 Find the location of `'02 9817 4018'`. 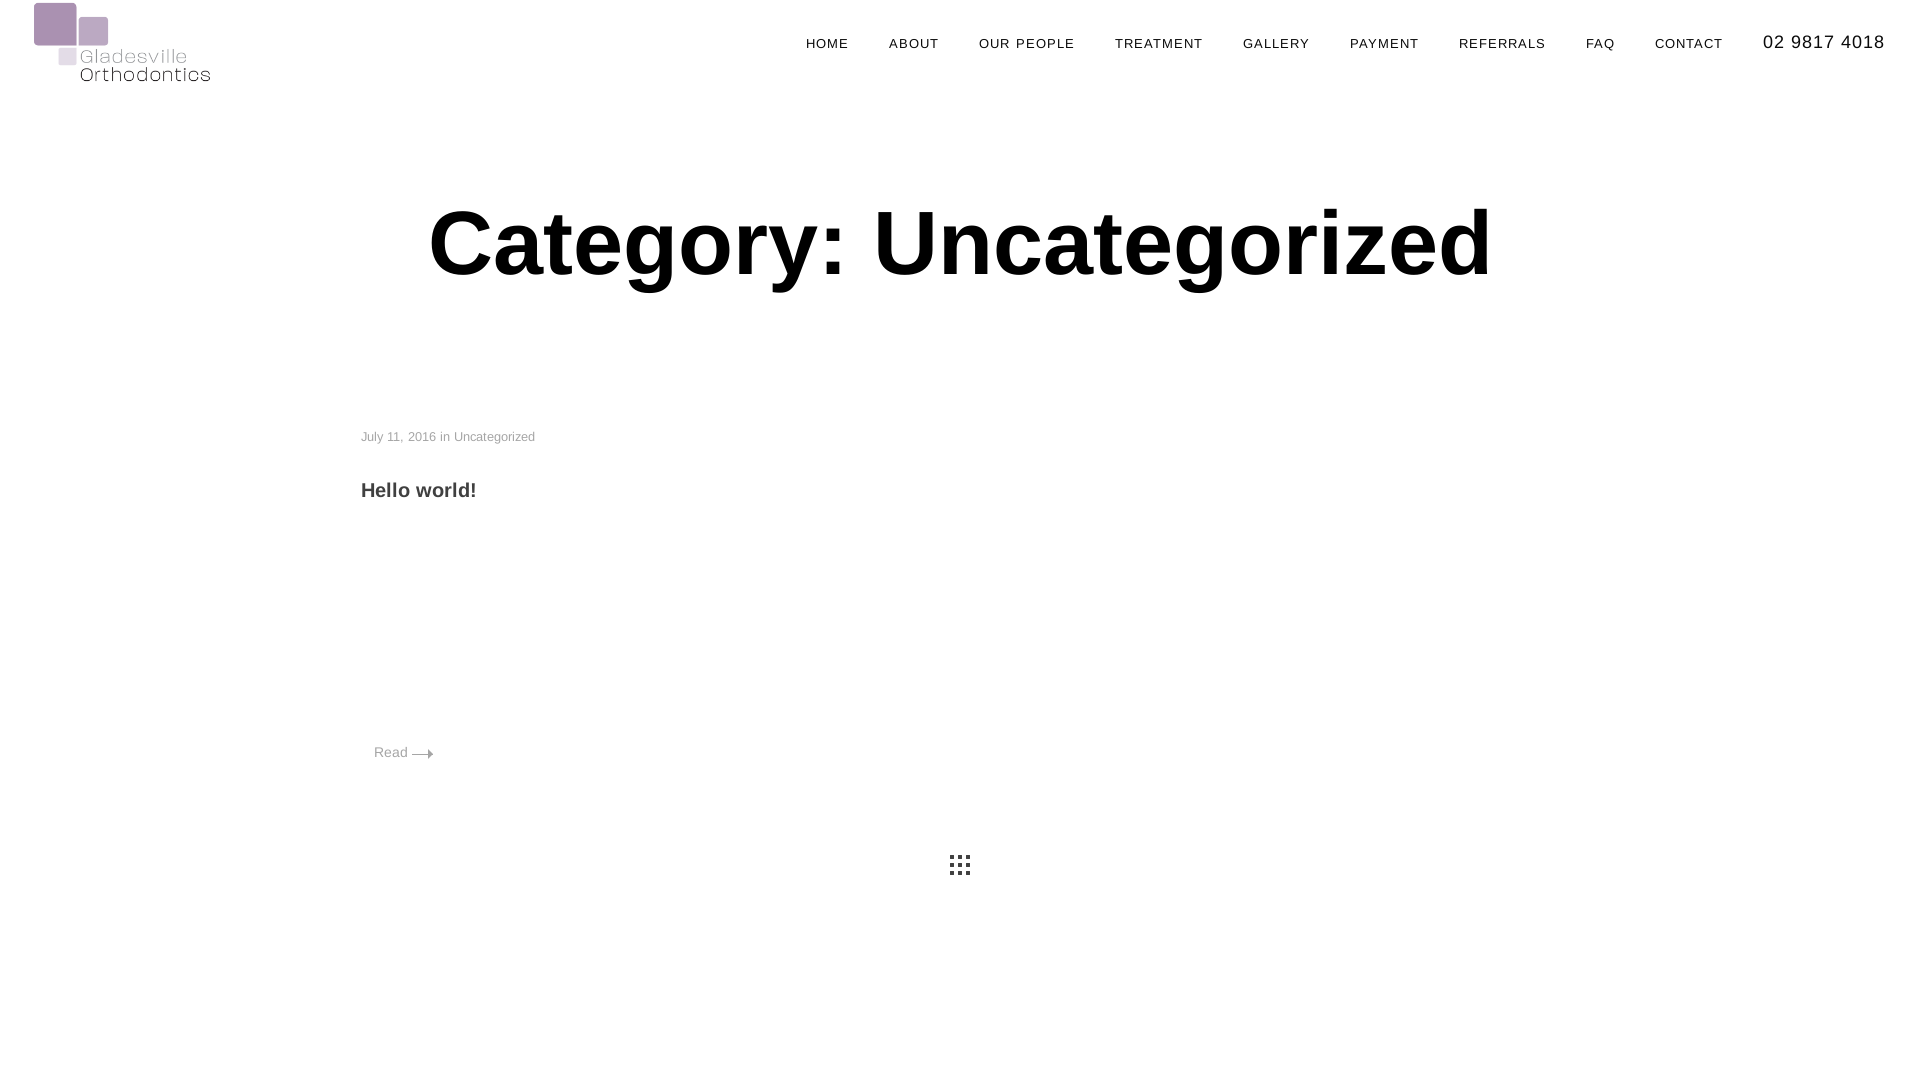

'02 9817 4018' is located at coordinates (1824, 42).